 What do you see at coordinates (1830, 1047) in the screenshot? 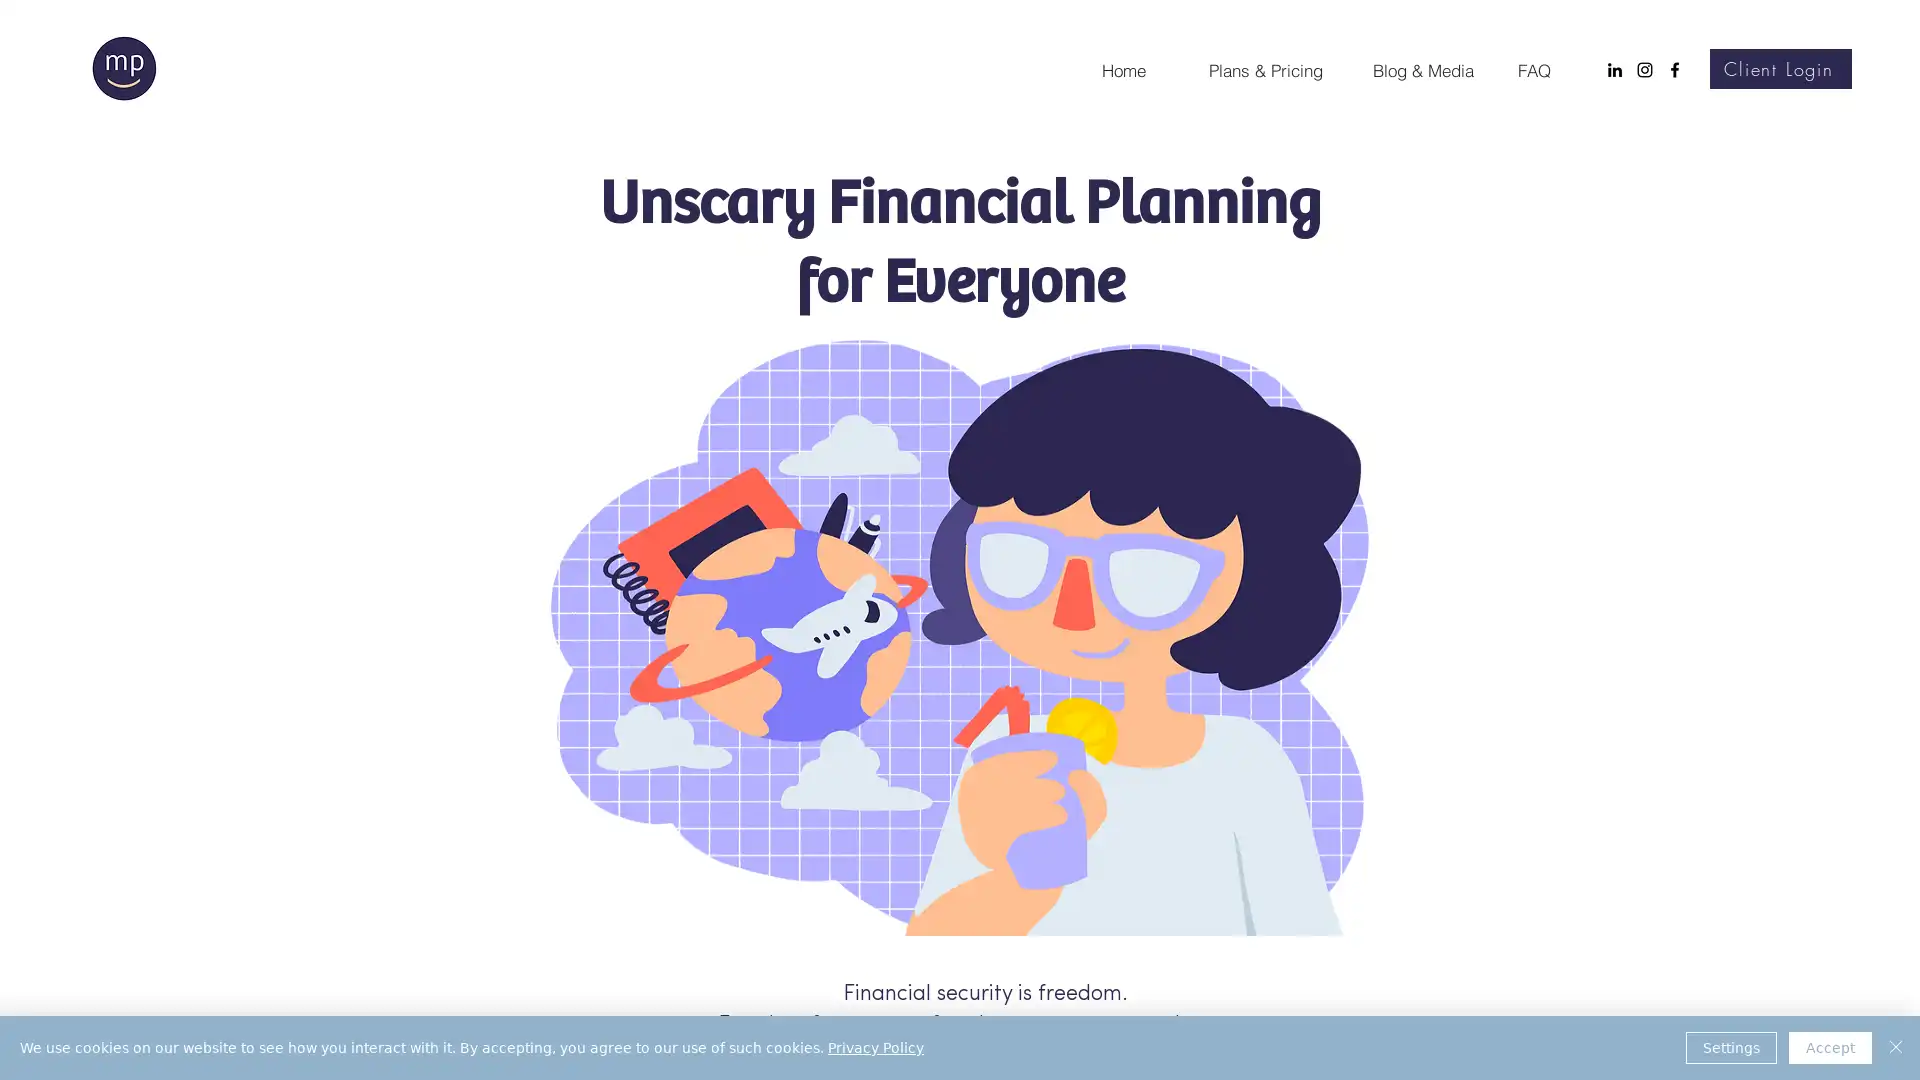
I see `Accept` at bounding box center [1830, 1047].